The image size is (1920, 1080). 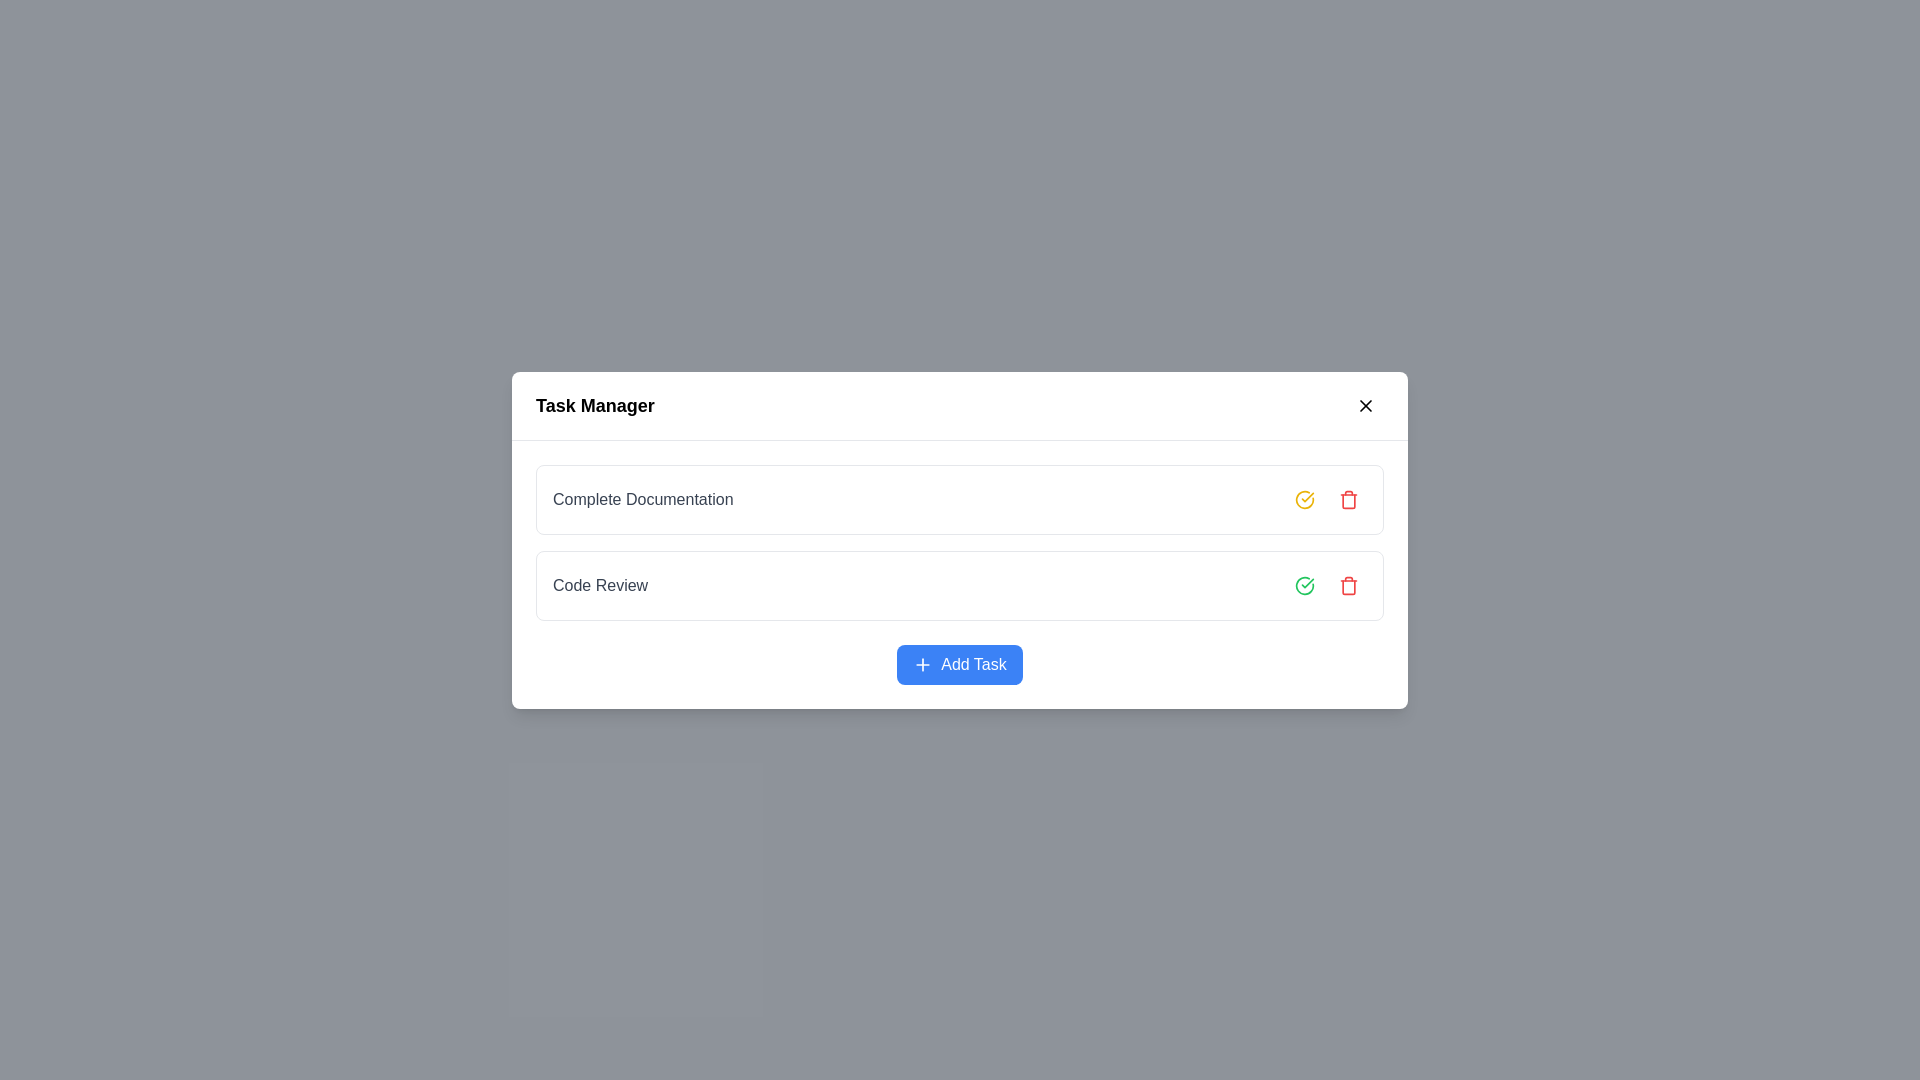 What do you see at coordinates (922, 664) in the screenshot?
I see `the plus icon located inside the 'Add Task' button at the bottom center of the interface` at bounding box center [922, 664].